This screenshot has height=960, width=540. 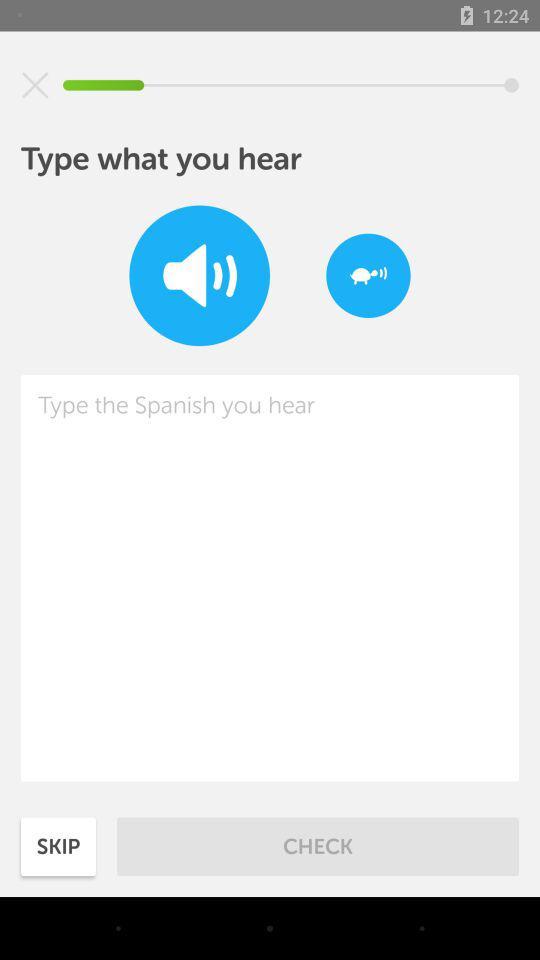 What do you see at coordinates (318, 845) in the screenshot?
I see `check` at bounding box center [318, 845].